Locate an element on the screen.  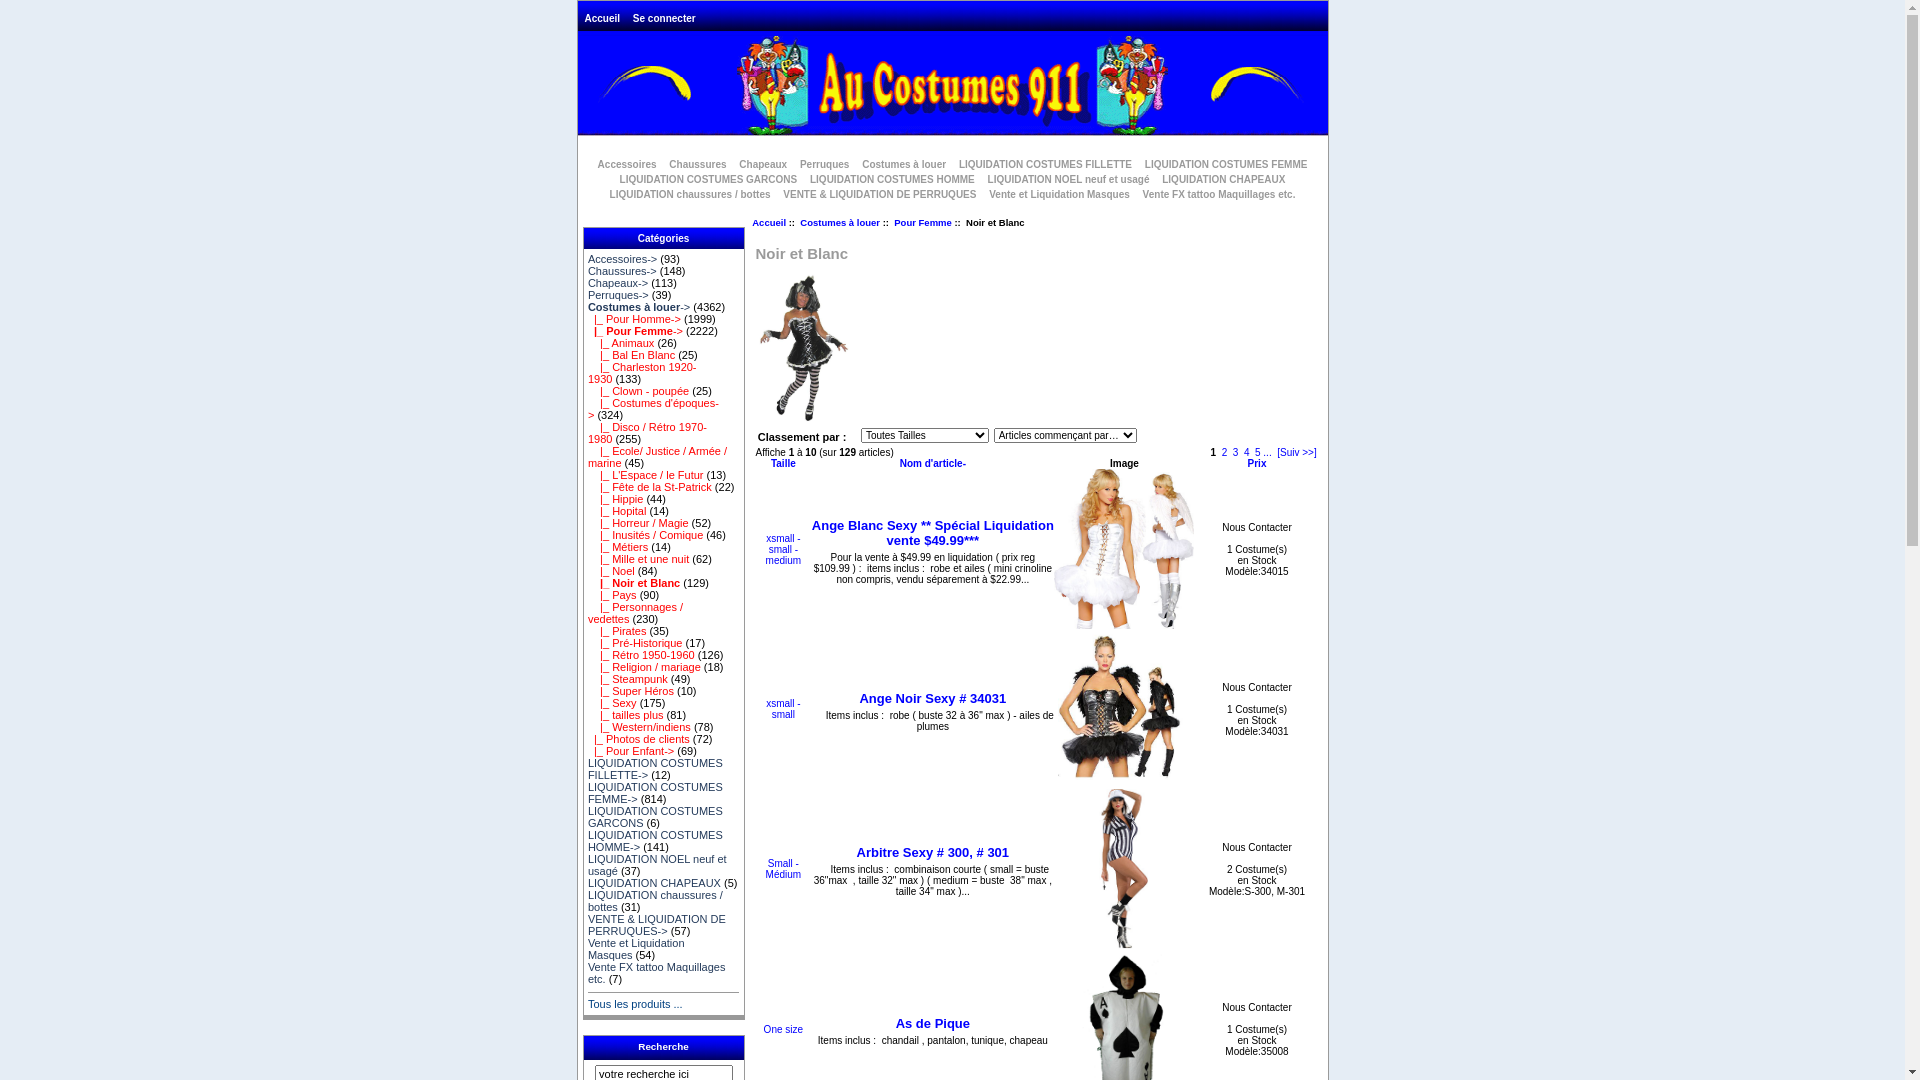
'Vente FX tattoo Maquillages etc.' is located at coordinates (657, 971).